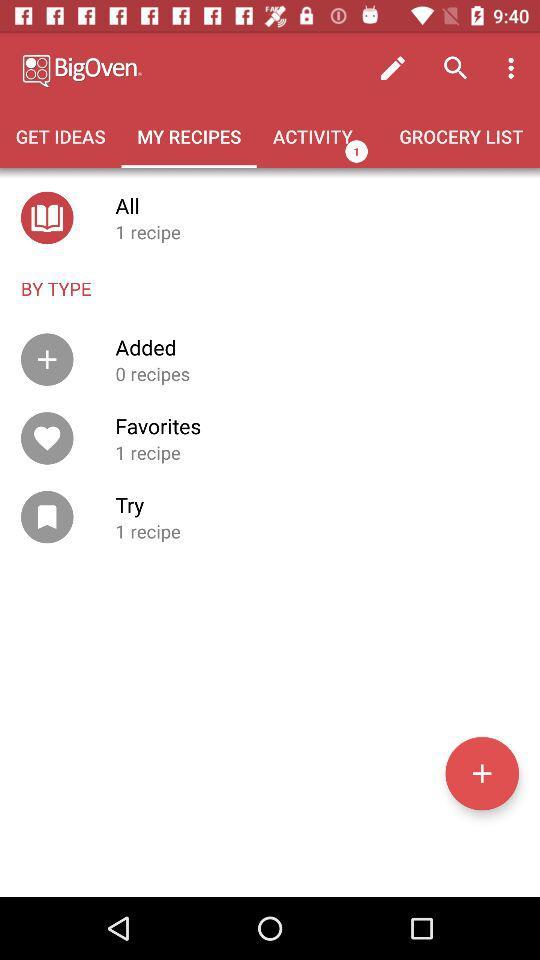 The height and width of the screenshot is (960, 540). Describe the element at coordinates (513, 68) in the screenshot. I see `item above the grocery list` at that location.